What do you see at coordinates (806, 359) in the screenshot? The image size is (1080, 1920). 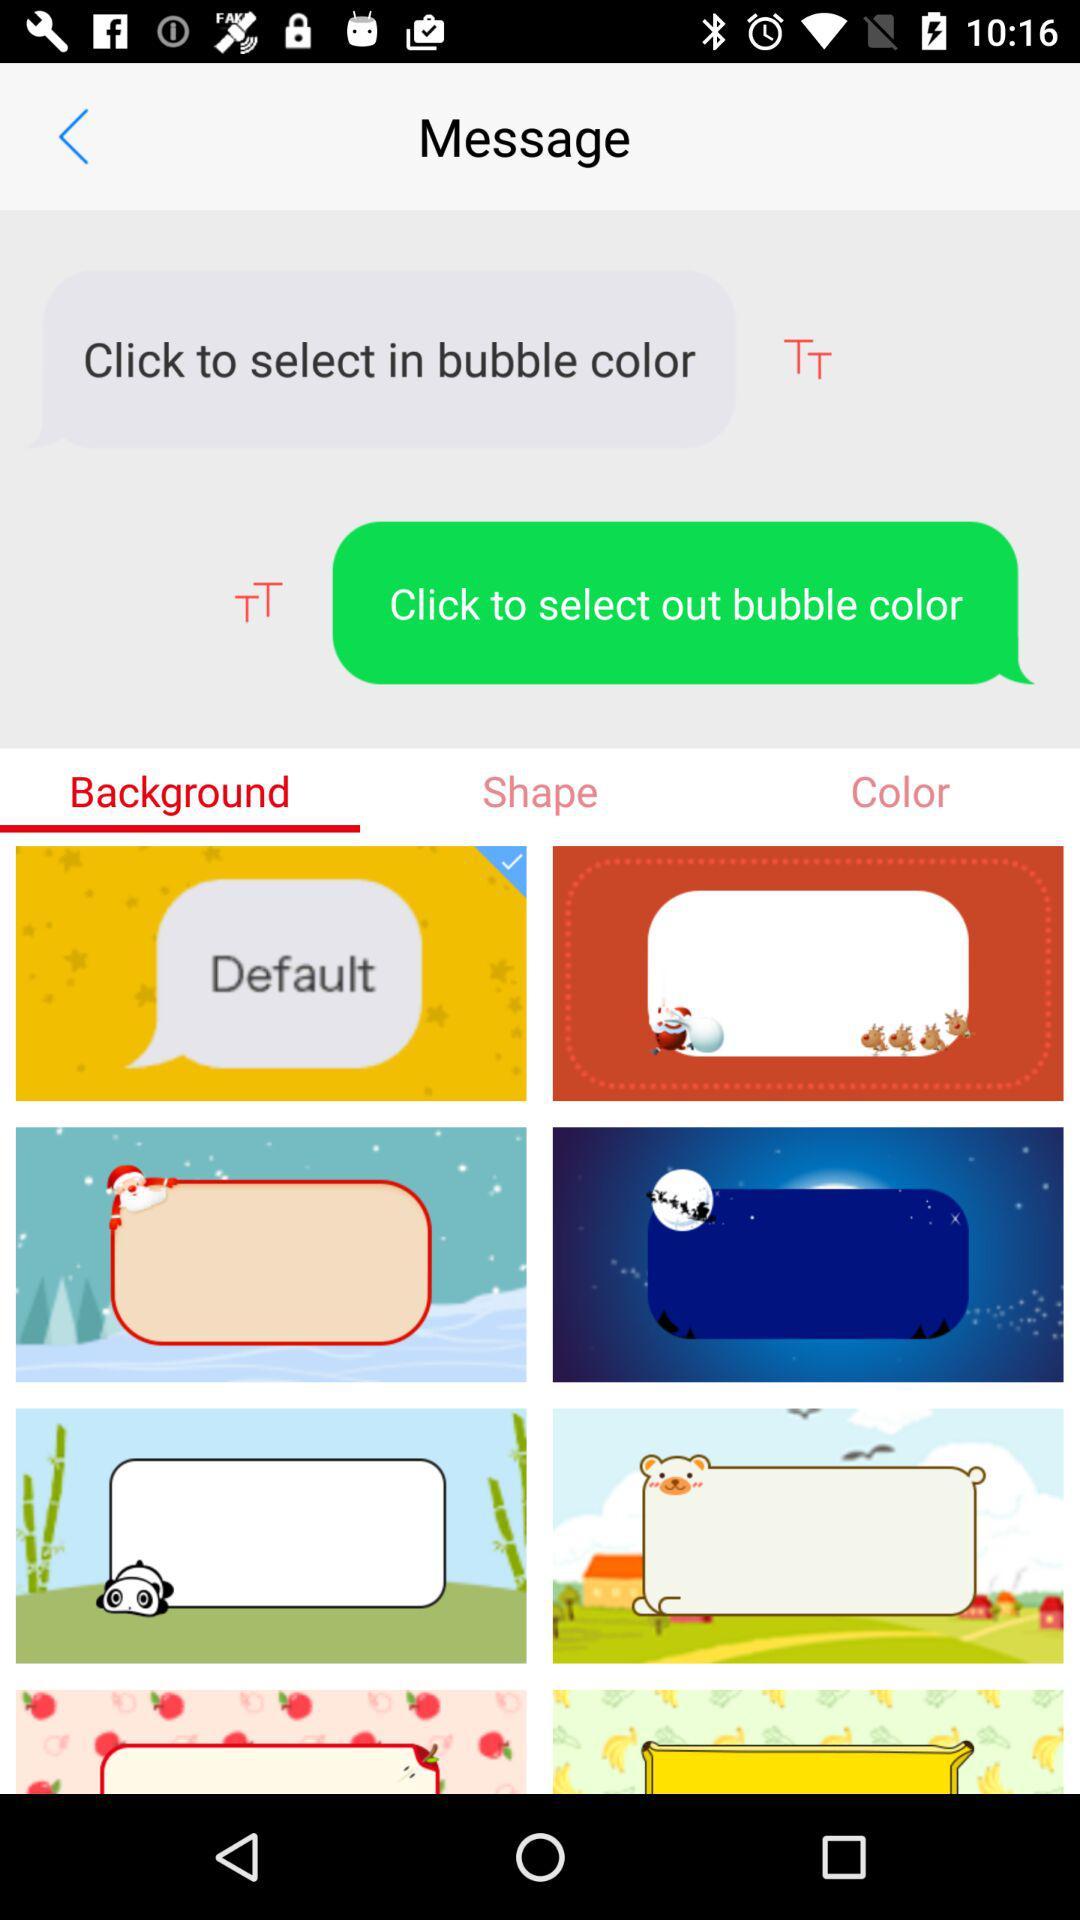 I see `the font icon` at bounding box center [806, 359].